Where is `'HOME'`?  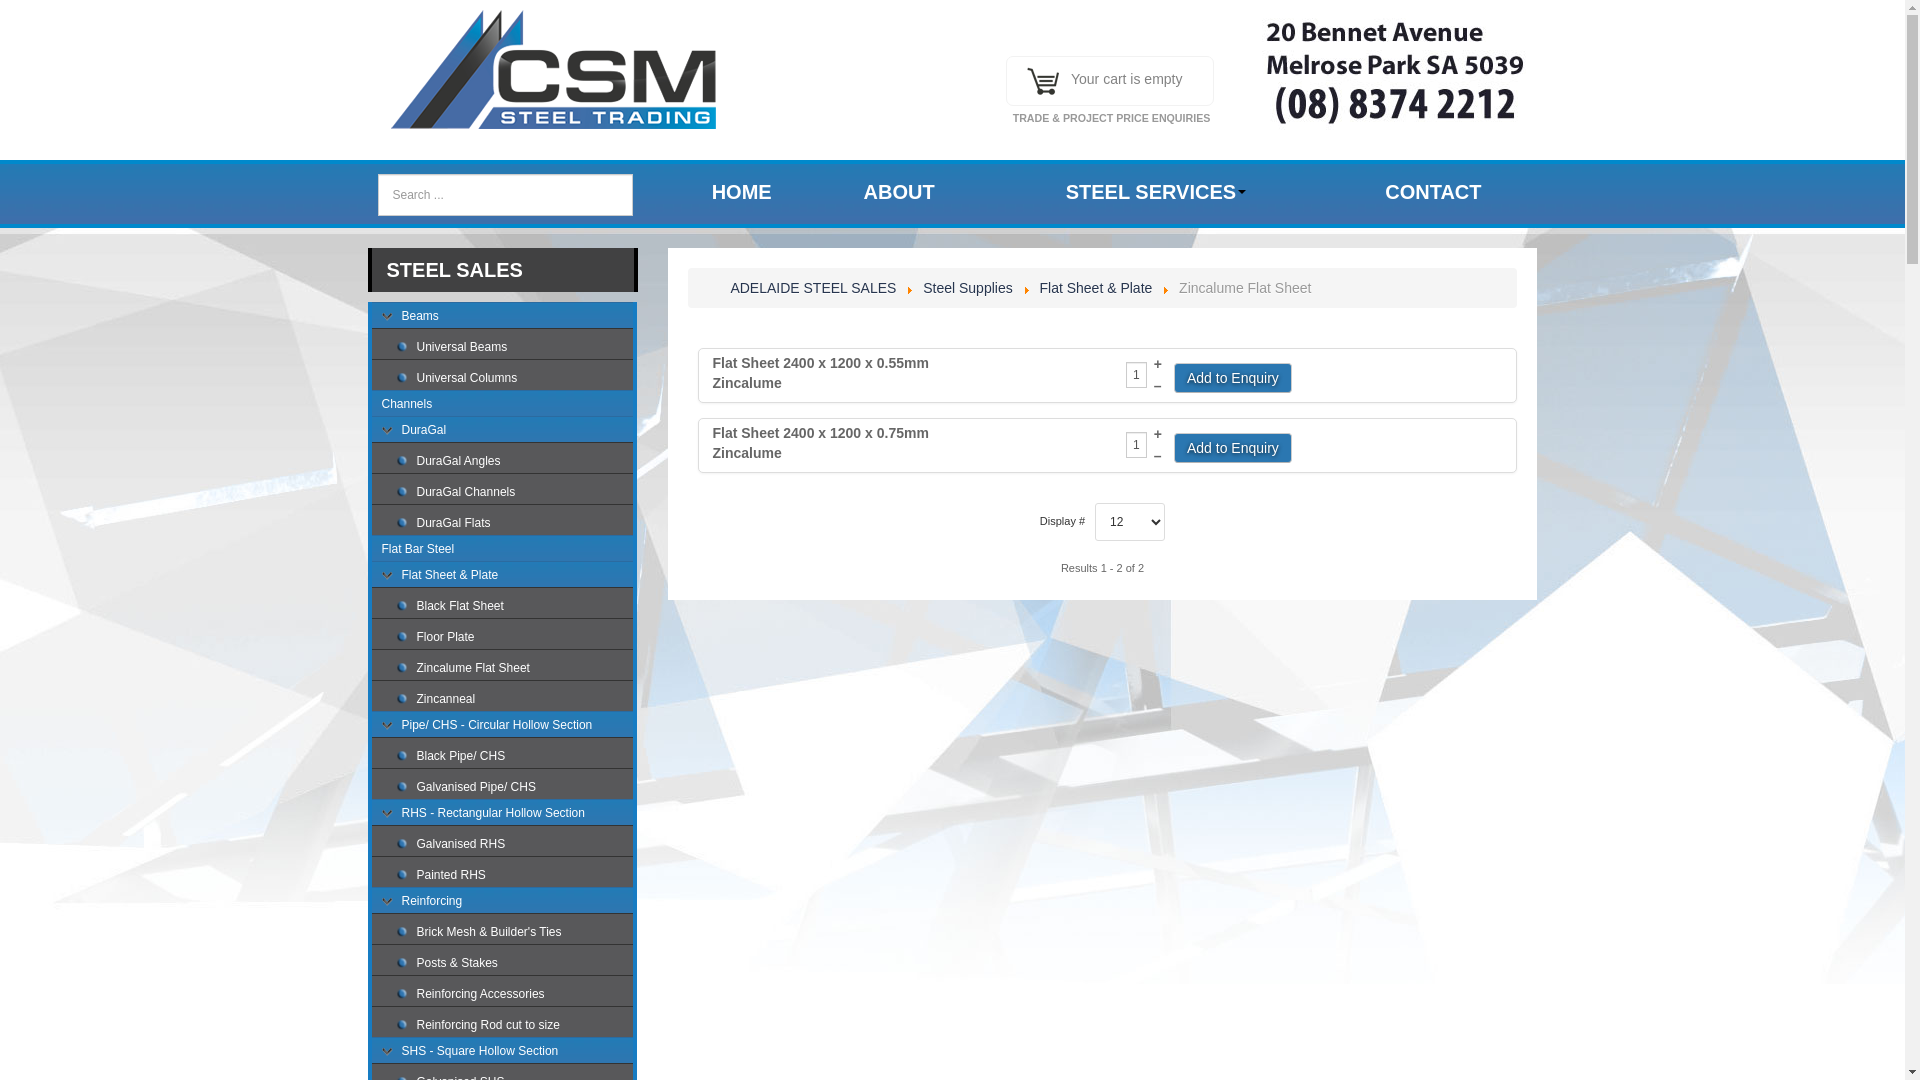 'HOME' is located at coordinates (741, 192).